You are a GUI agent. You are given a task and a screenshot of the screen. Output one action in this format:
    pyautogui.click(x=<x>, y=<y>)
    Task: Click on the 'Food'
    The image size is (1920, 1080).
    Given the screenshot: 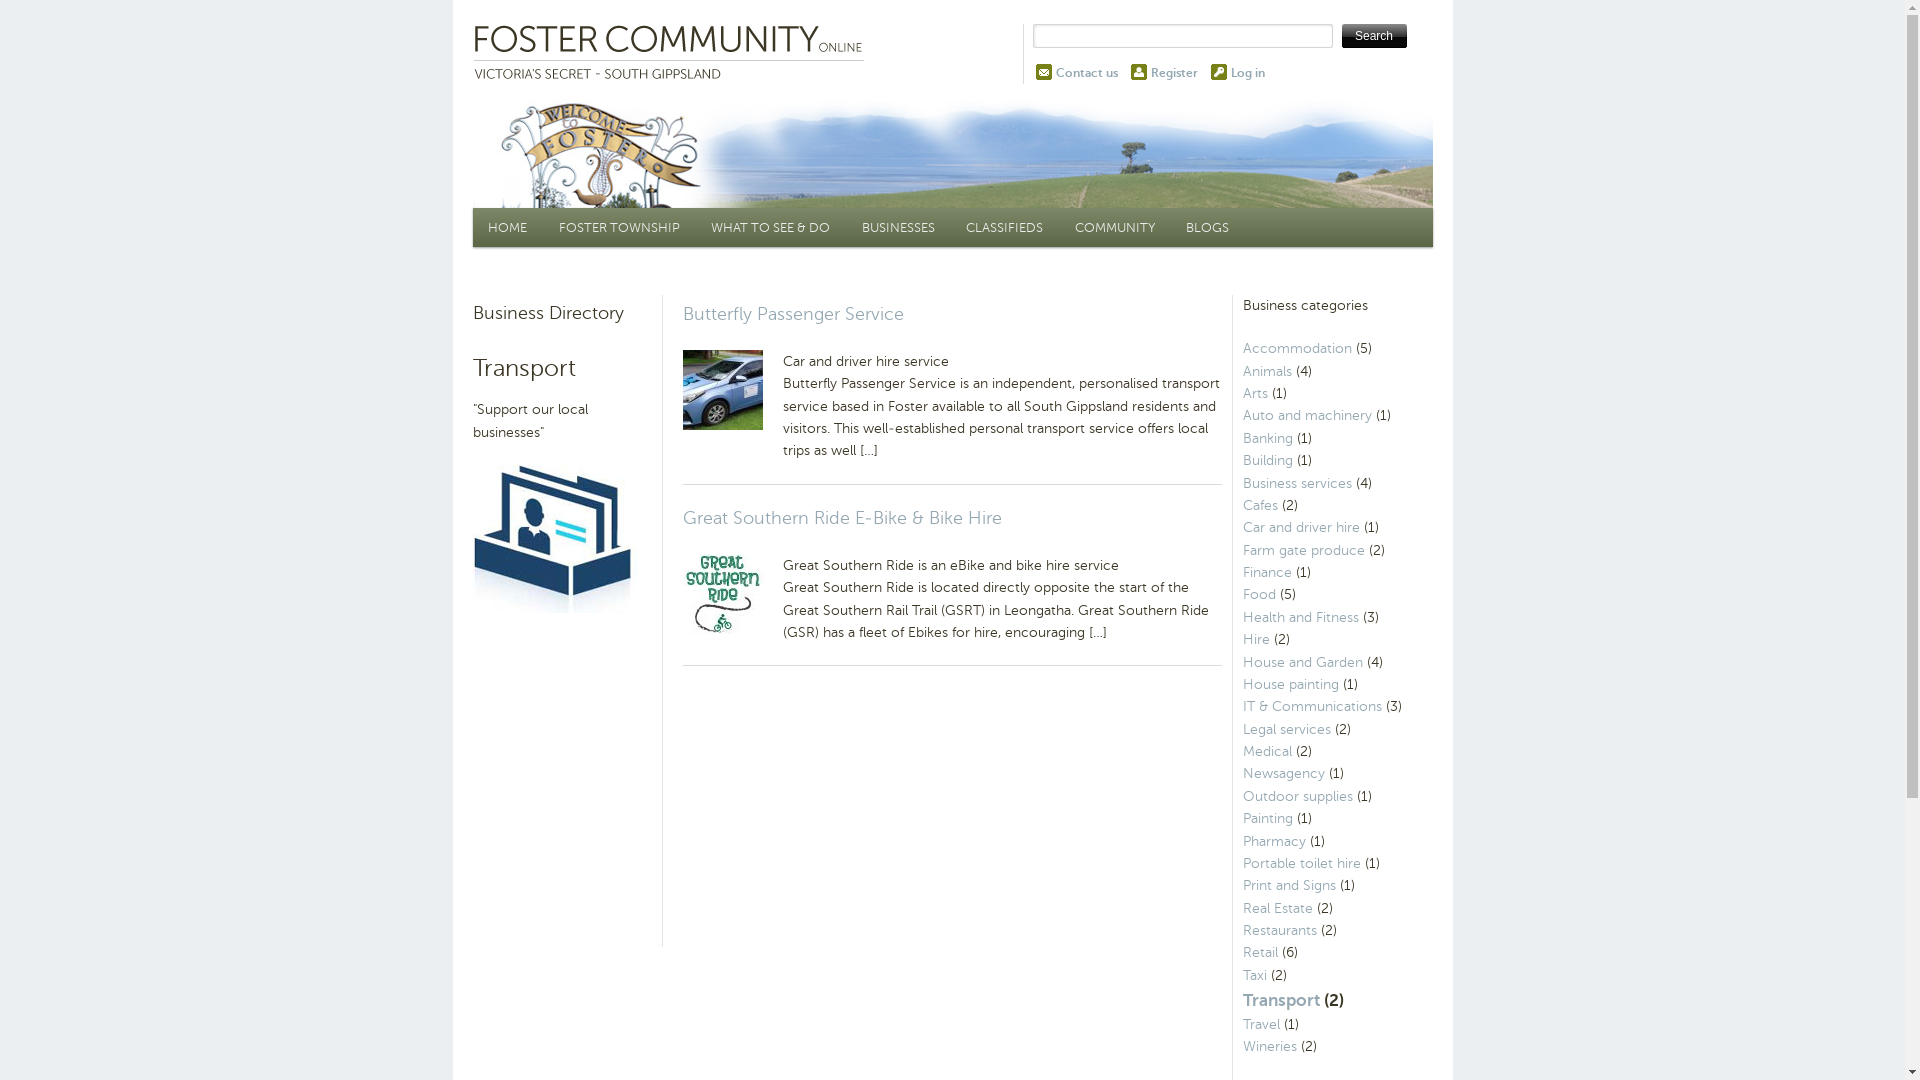 What is the action you would take?
    pyautogui.click(x=1257, y=593)
    